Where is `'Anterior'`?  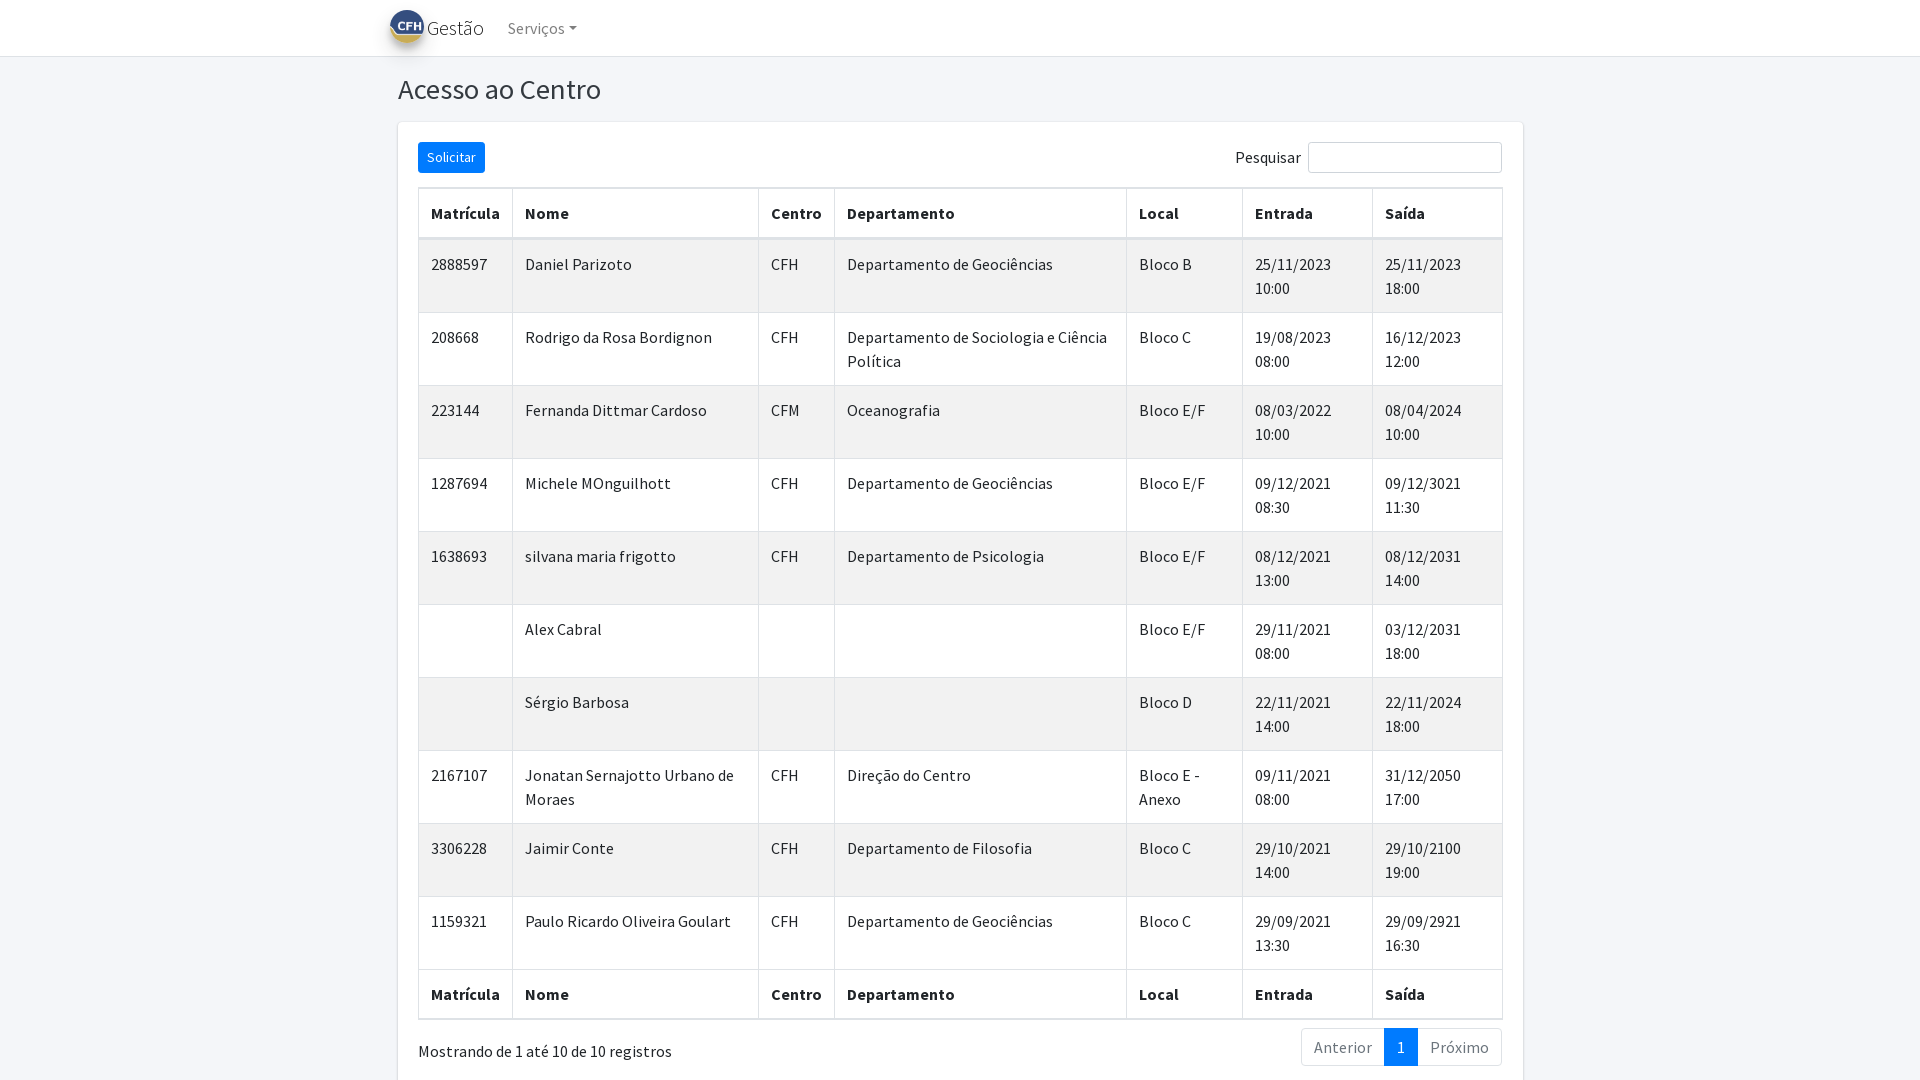 'Anterior' is located at coordinates (1343, 1045).